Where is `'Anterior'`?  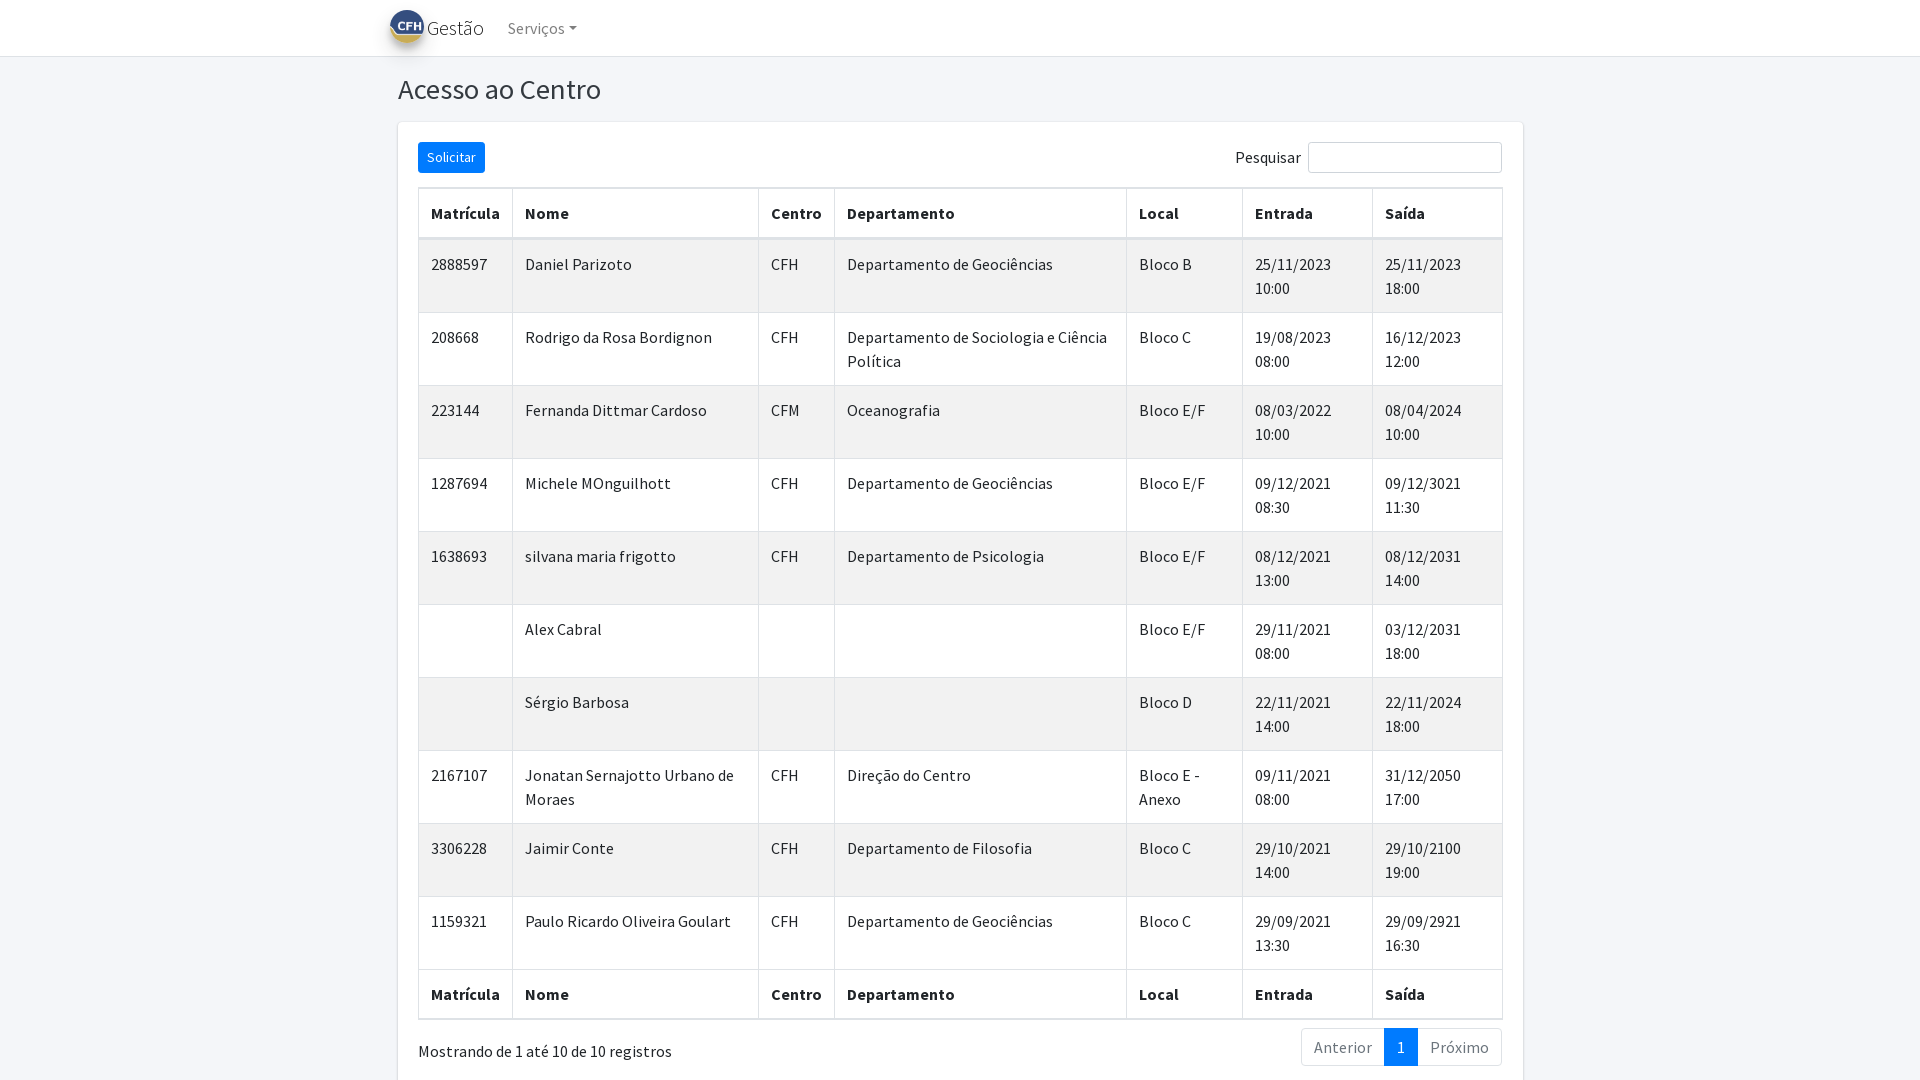 'Anterior' is located at coordinates (1343, 1045).